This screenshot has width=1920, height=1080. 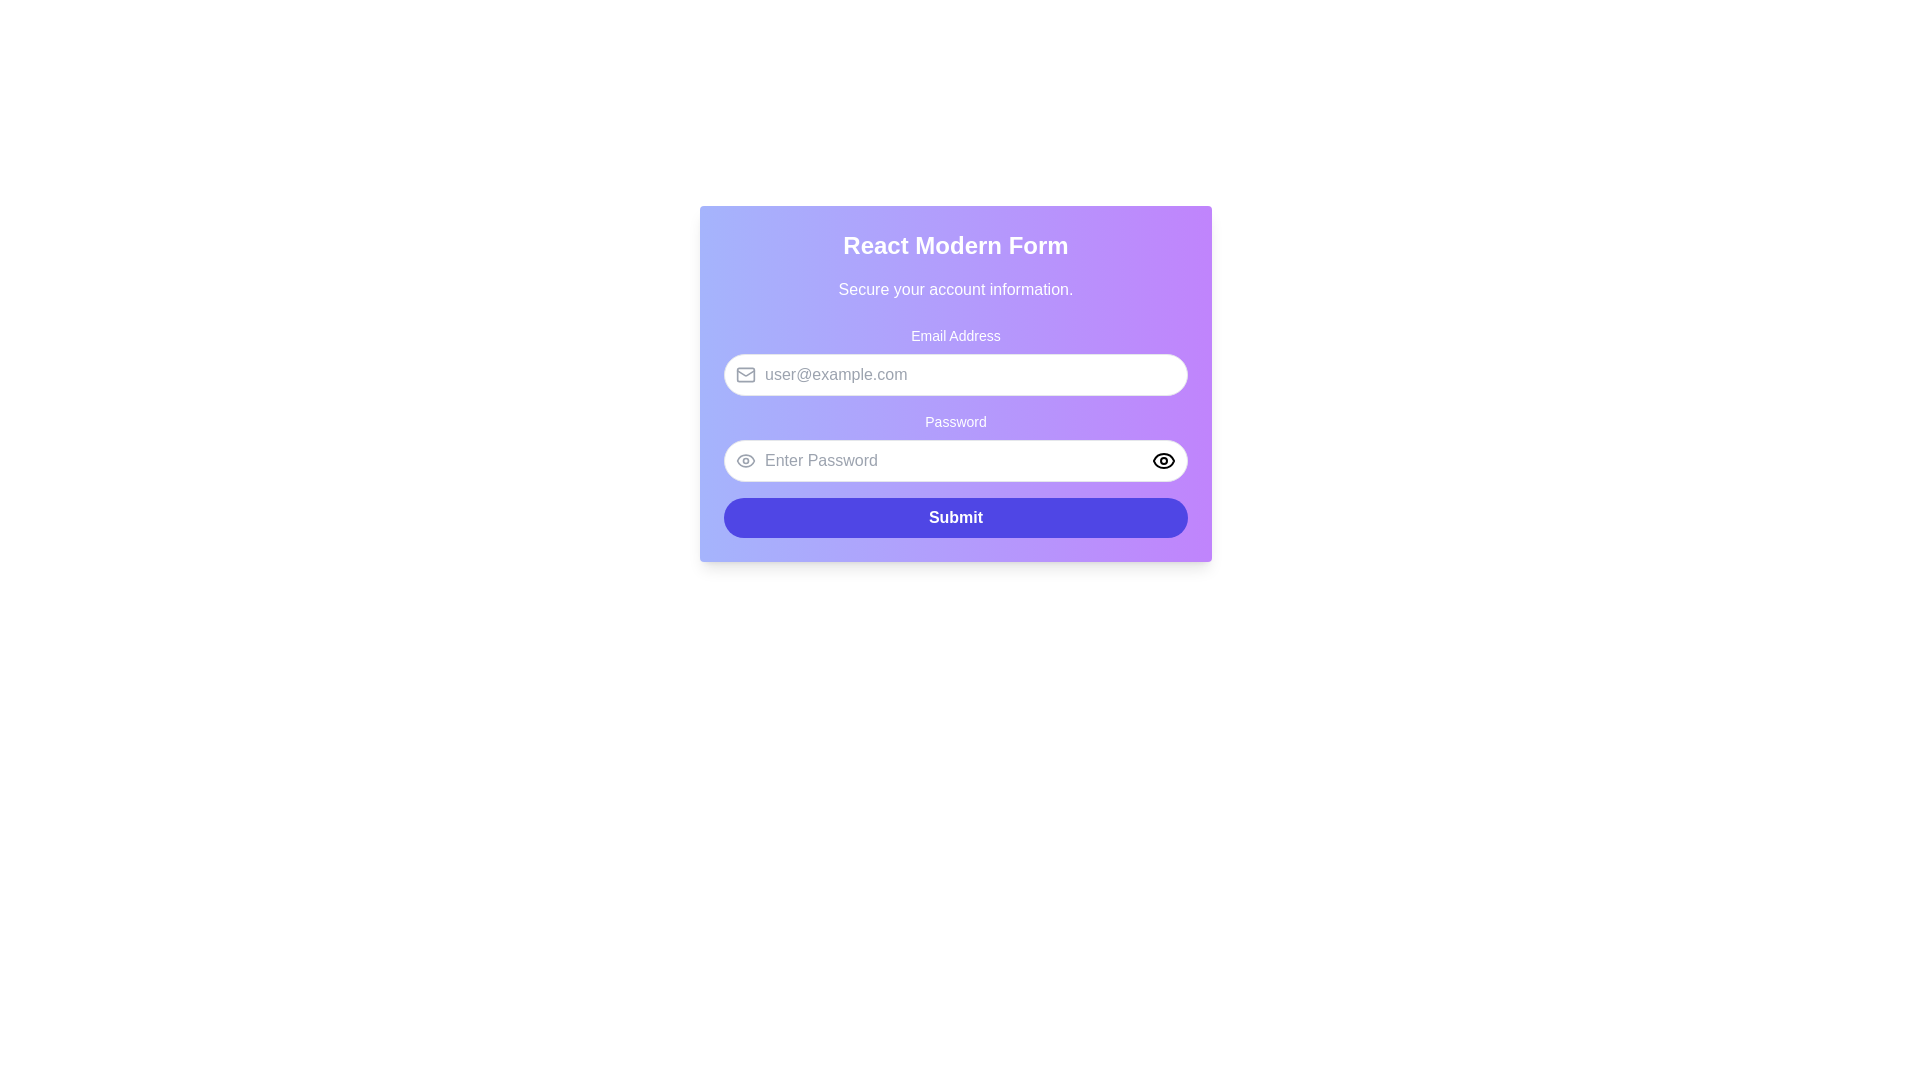 What do you see at coordinates (1163, 461) in the screenshot?
I see `the circular eye icon button, which is positioned to the far right end of the password input field` at bounding box center [1163, 461].